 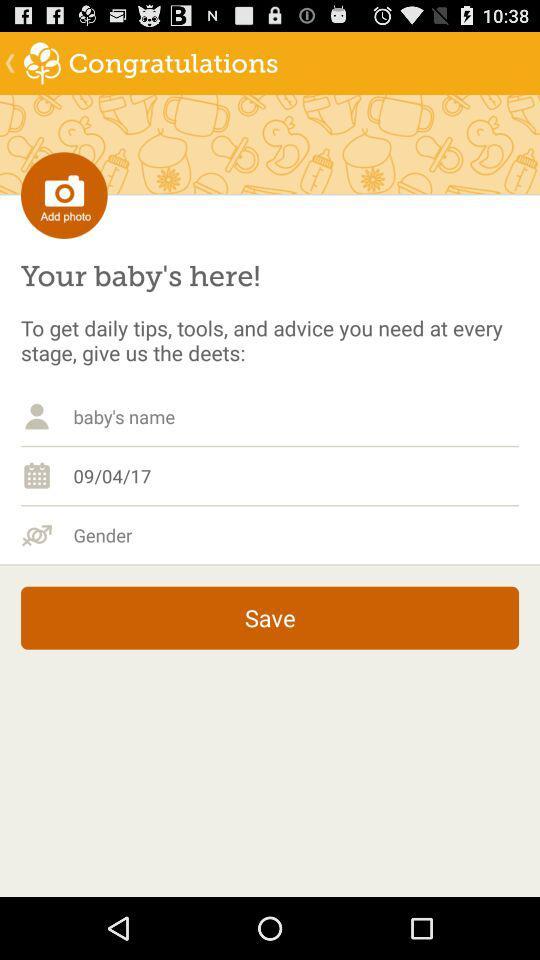 What do you see at coordinates (64, 208) in the screenshot?
I see `the photo icon` at bounding box center [64, 208].